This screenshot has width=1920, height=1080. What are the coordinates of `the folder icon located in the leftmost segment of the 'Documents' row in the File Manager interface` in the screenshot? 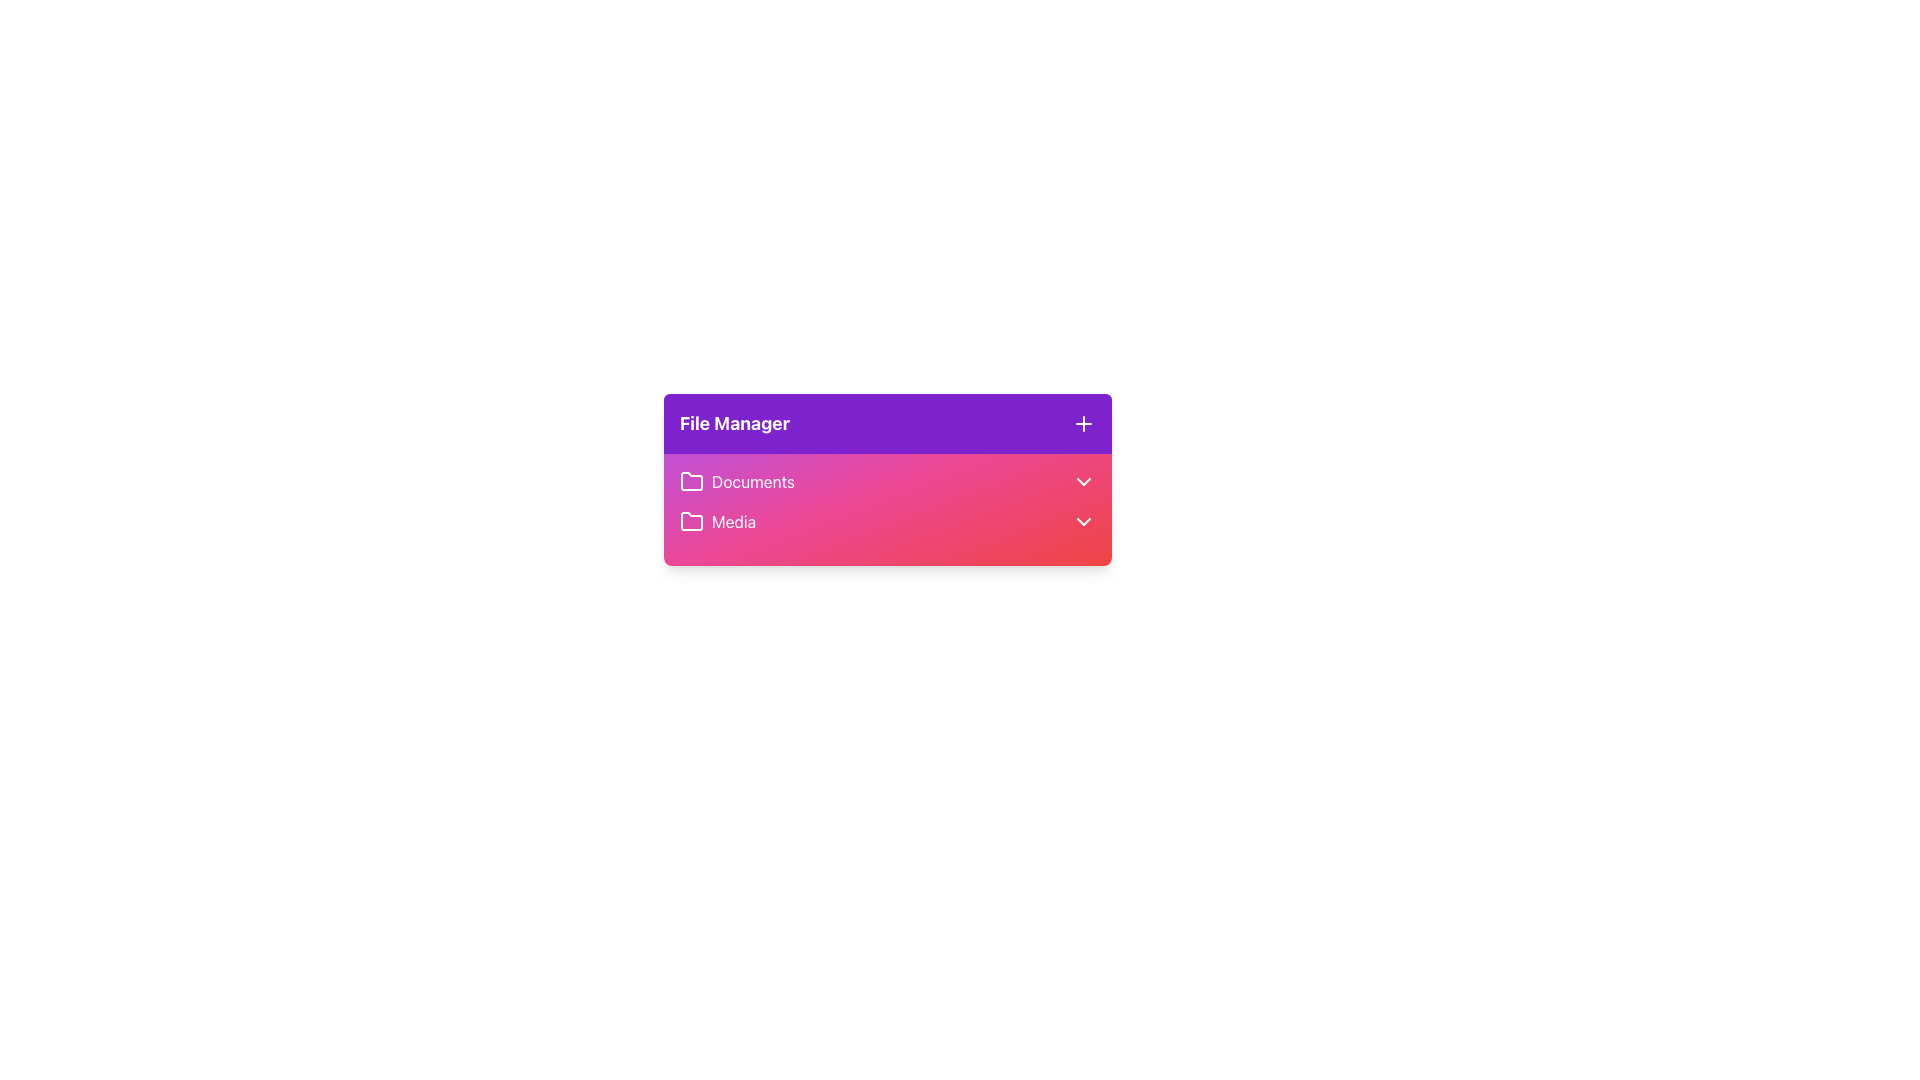 It's located at (691, 482).